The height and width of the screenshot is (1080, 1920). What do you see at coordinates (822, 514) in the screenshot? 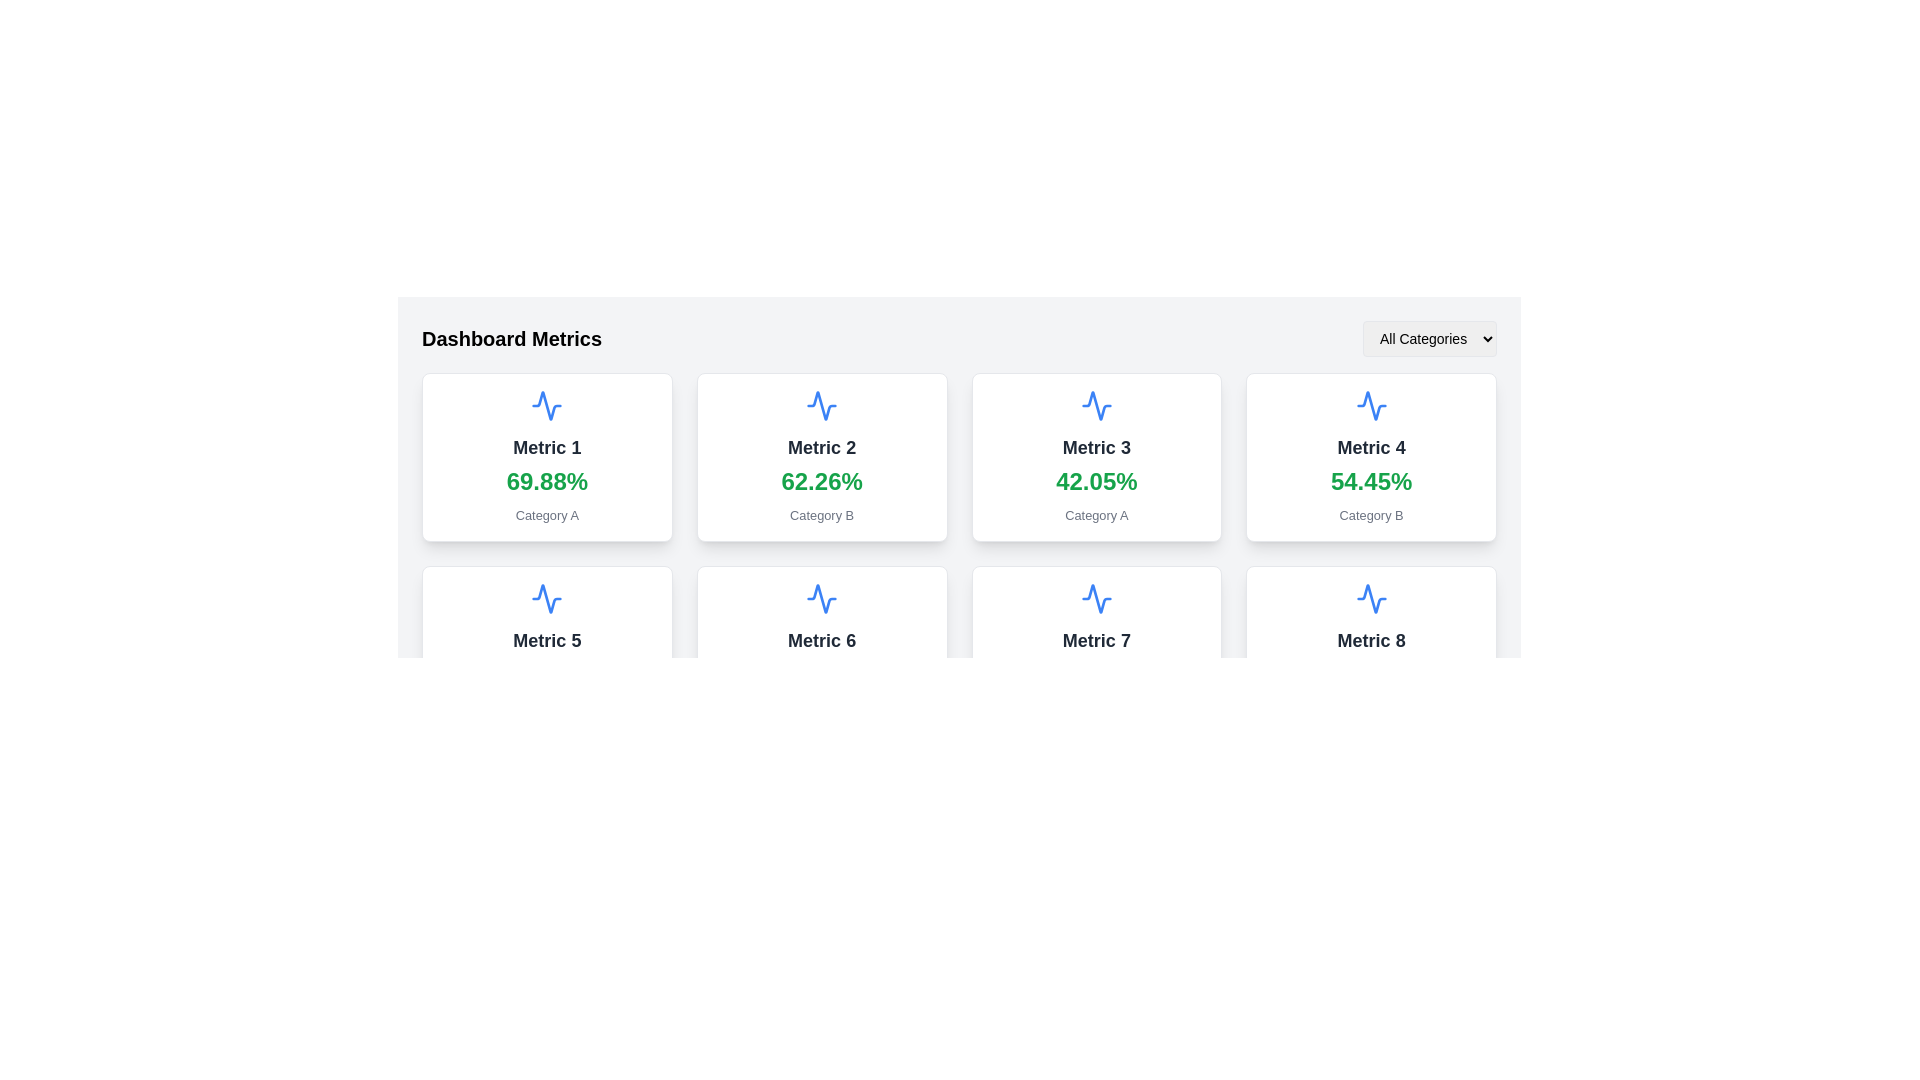
I see `the 'Category B' text label, which is displayed in a subtle gray color at the bottom of the 'Metric 2' card in the 'Dashboard Metrics' section` at bounding box center [822, 514].